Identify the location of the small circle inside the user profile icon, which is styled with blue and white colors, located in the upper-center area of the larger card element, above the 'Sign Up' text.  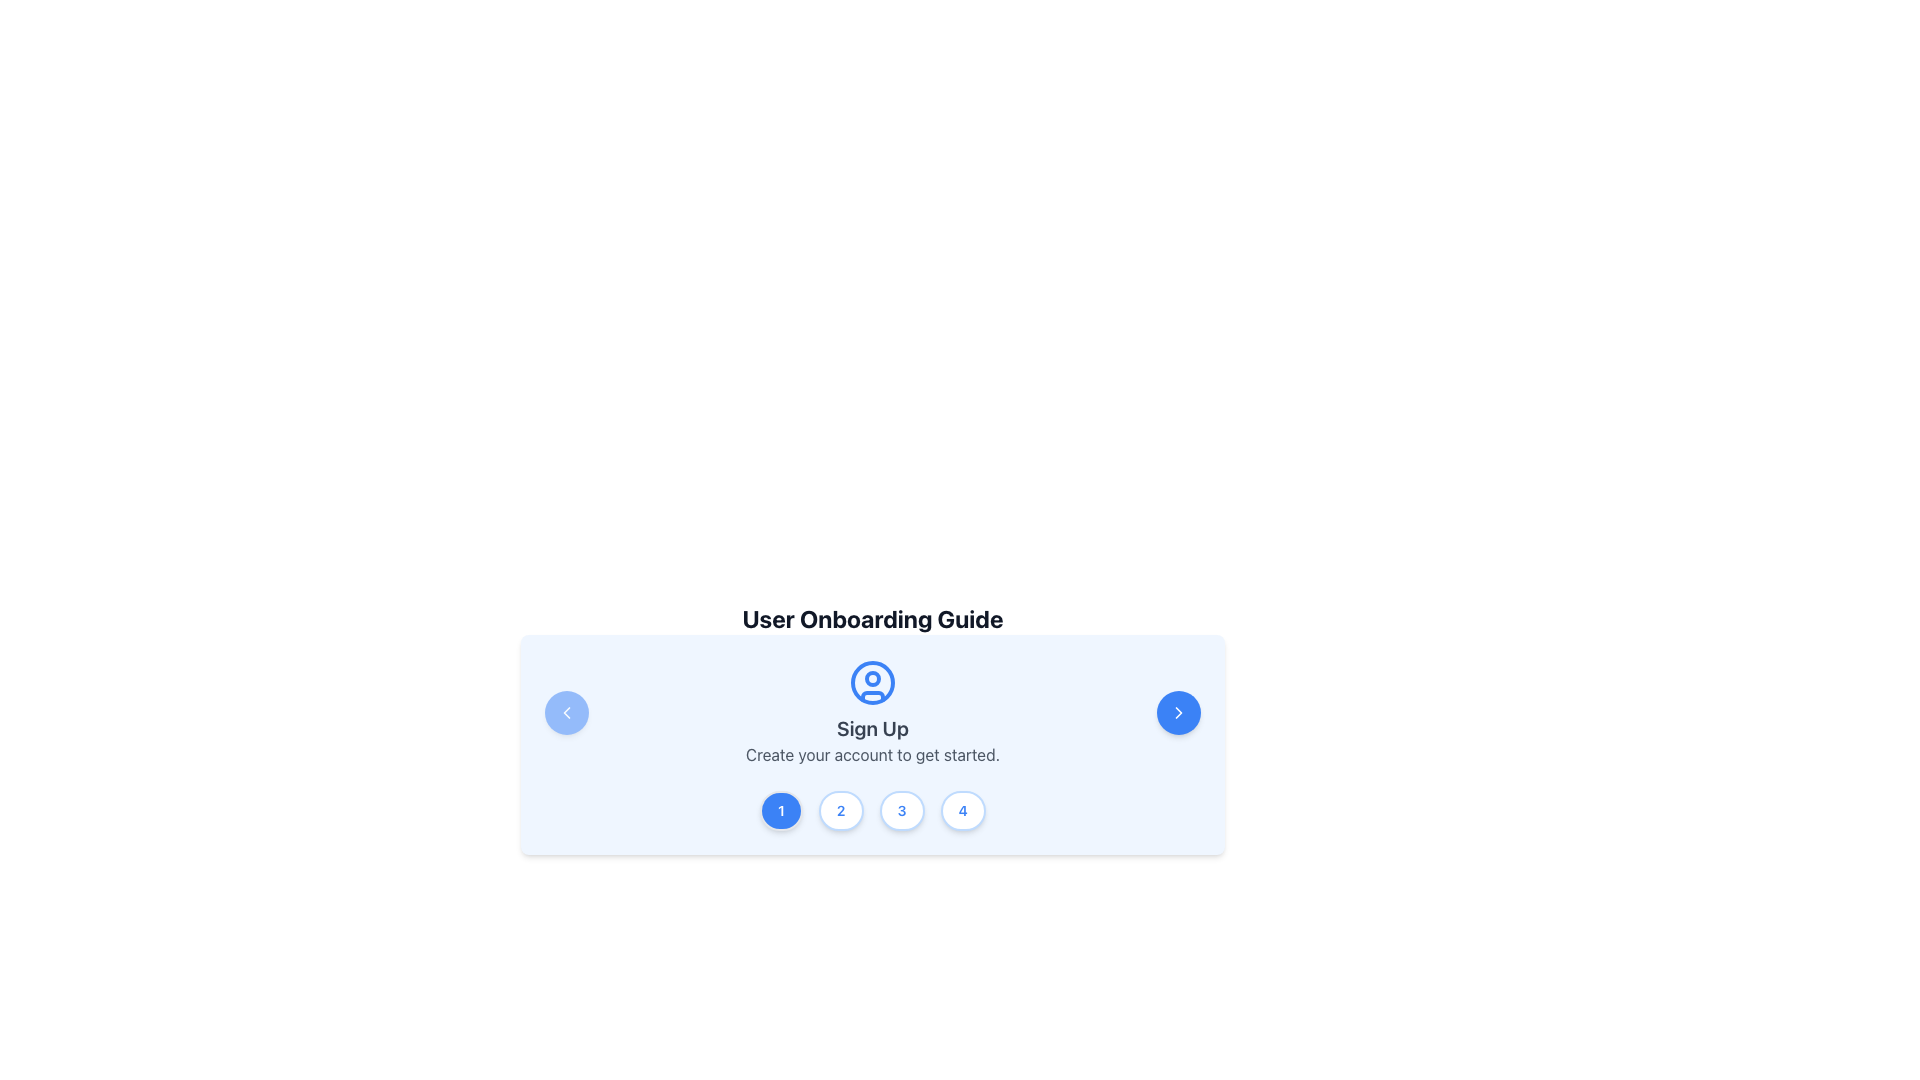
(873, 677).